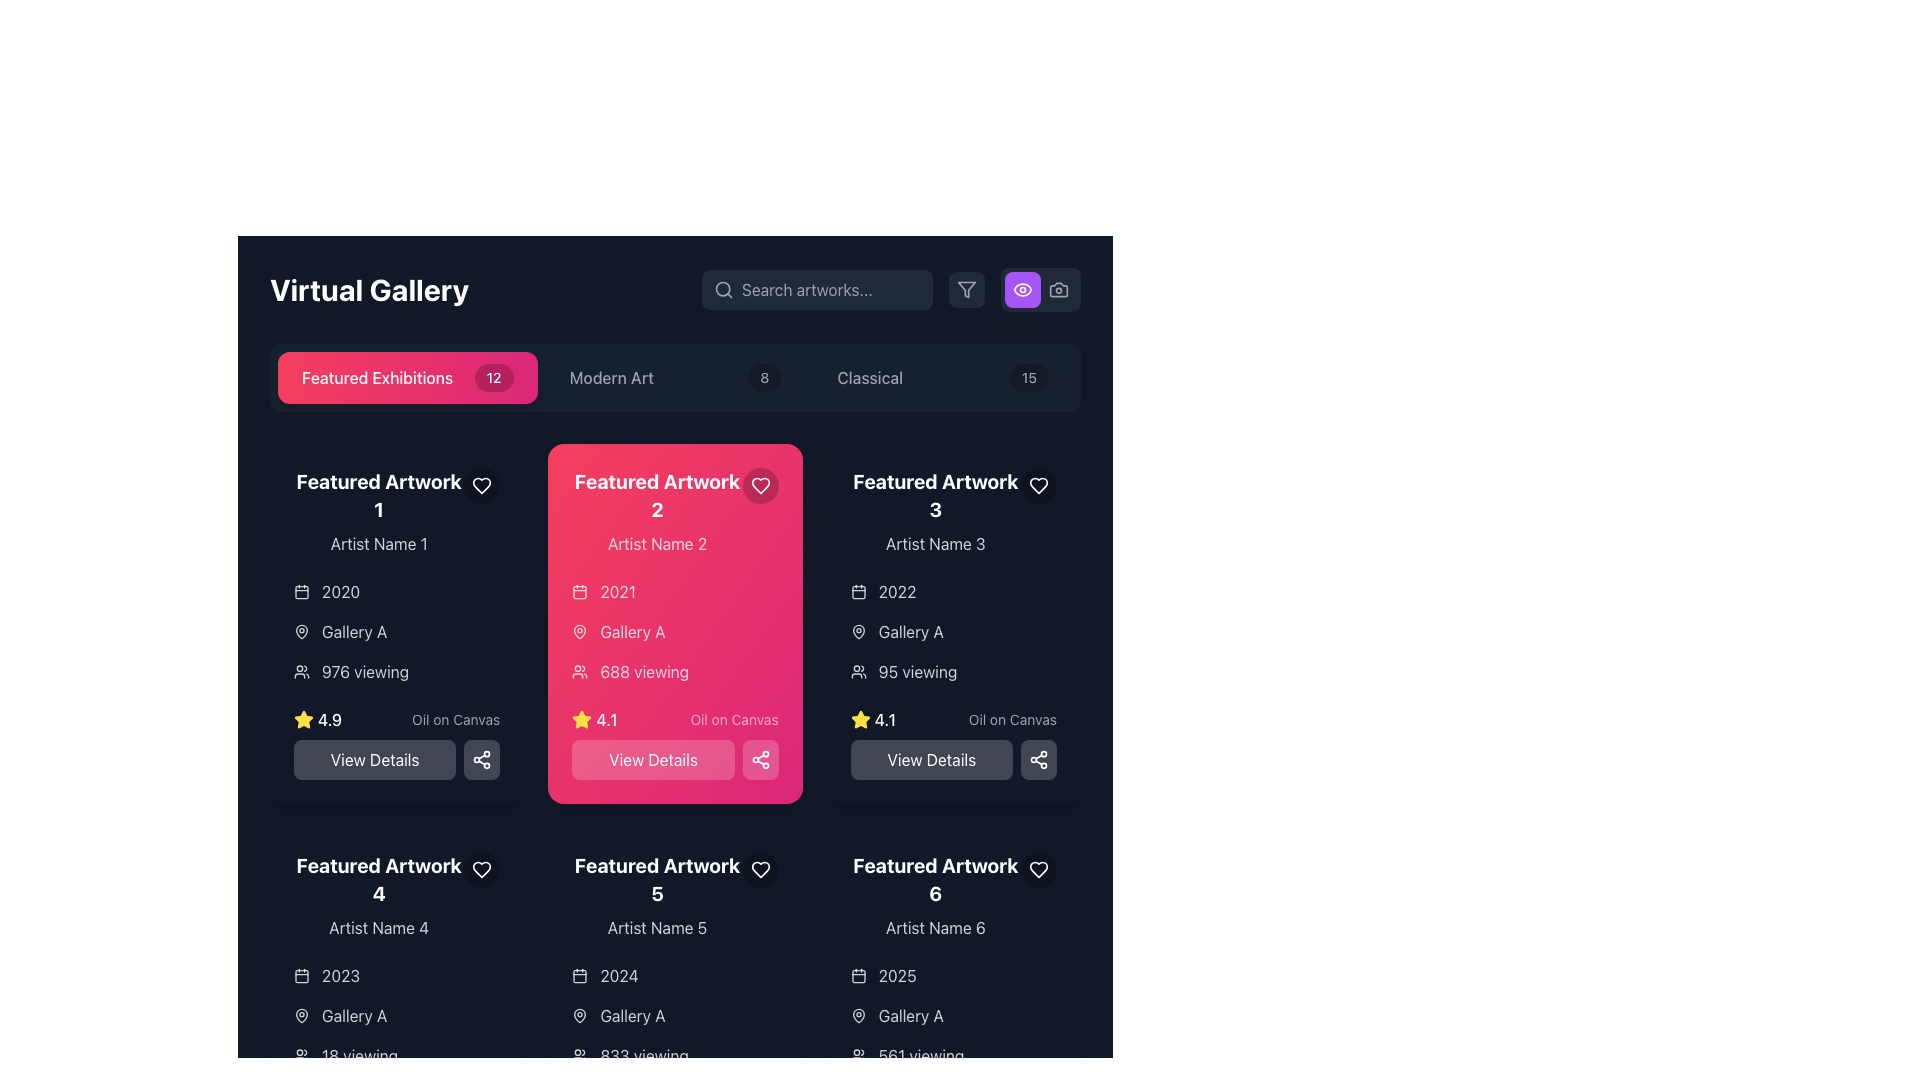 The image size is (1920, 1080). What do you see at coordinates (397, 759) in the screenshot?
I see `the button located at the bottom of the card for 'Featured Artwork 1', which is the first button in a horizontal row of two elements, to trigger the hover effect` at bounding box center [397, 759].